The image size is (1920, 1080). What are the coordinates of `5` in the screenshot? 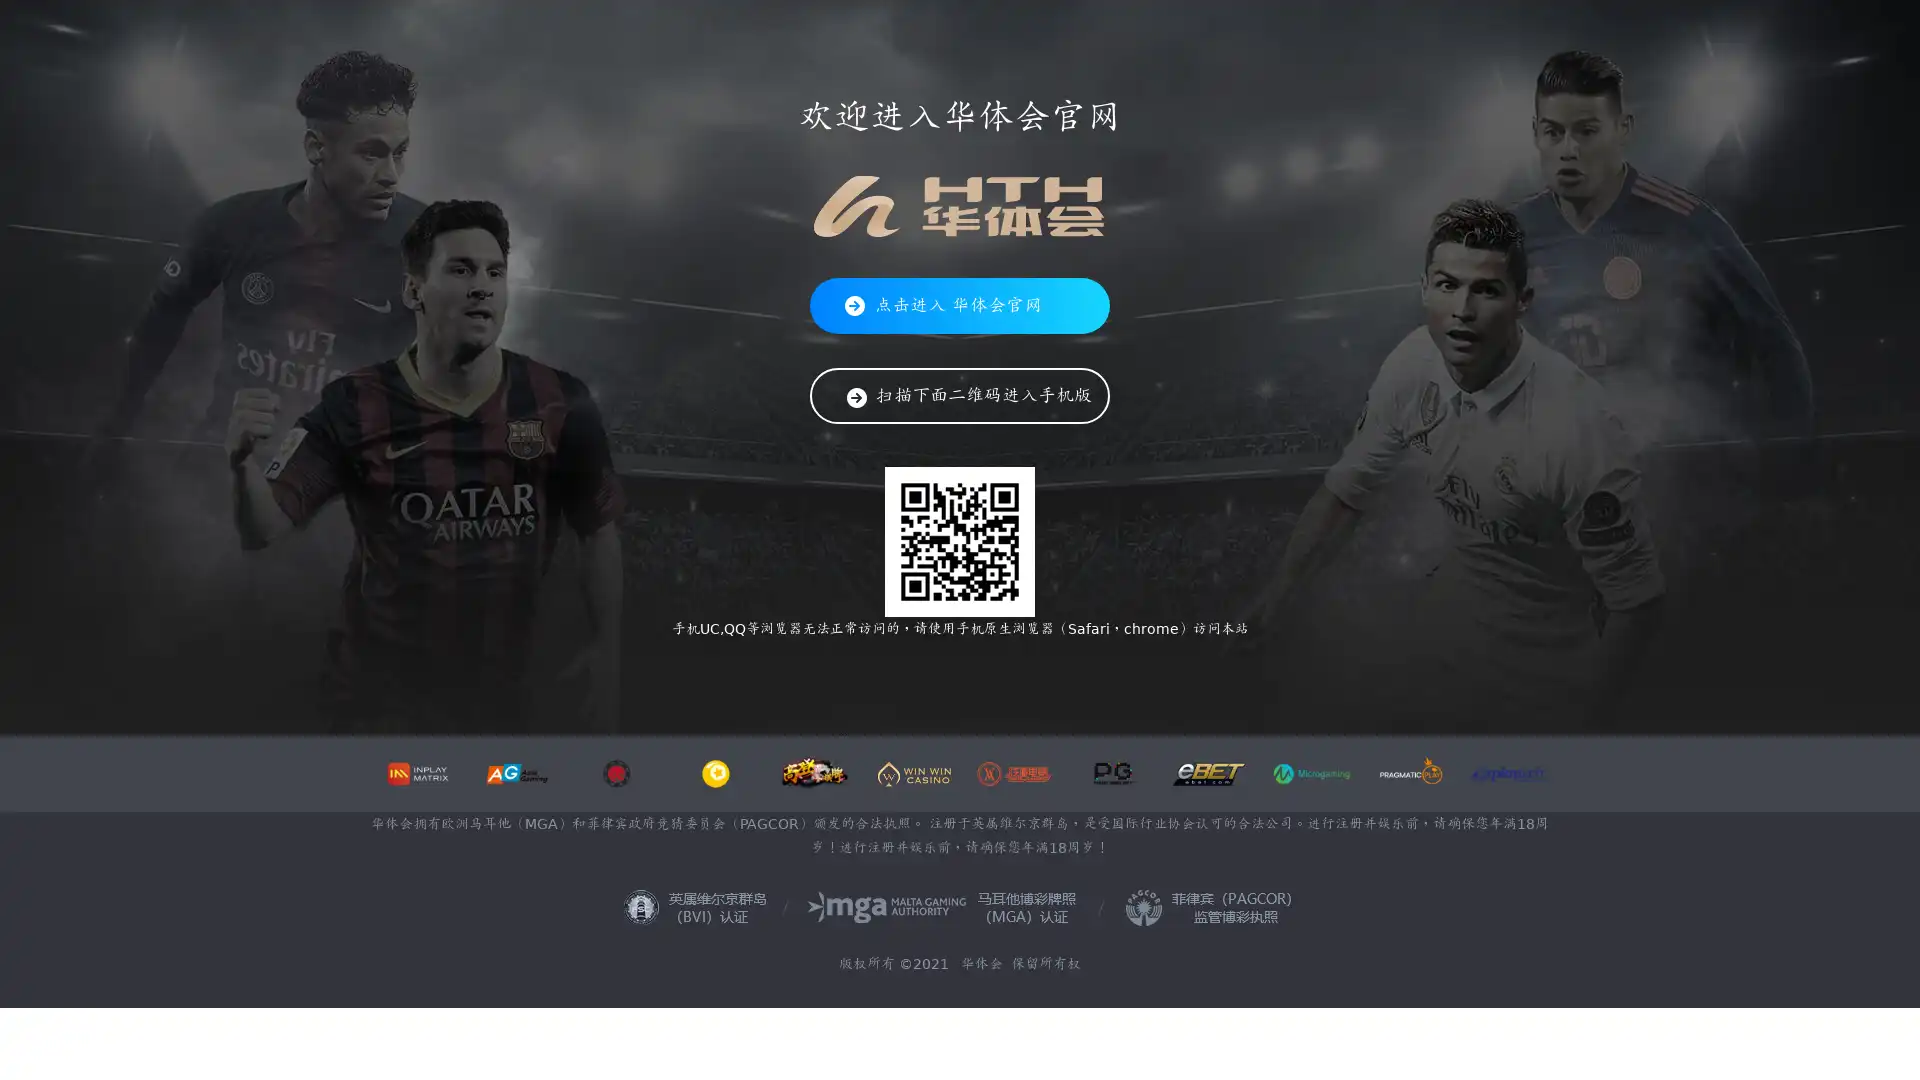 It's located at (844, 666).